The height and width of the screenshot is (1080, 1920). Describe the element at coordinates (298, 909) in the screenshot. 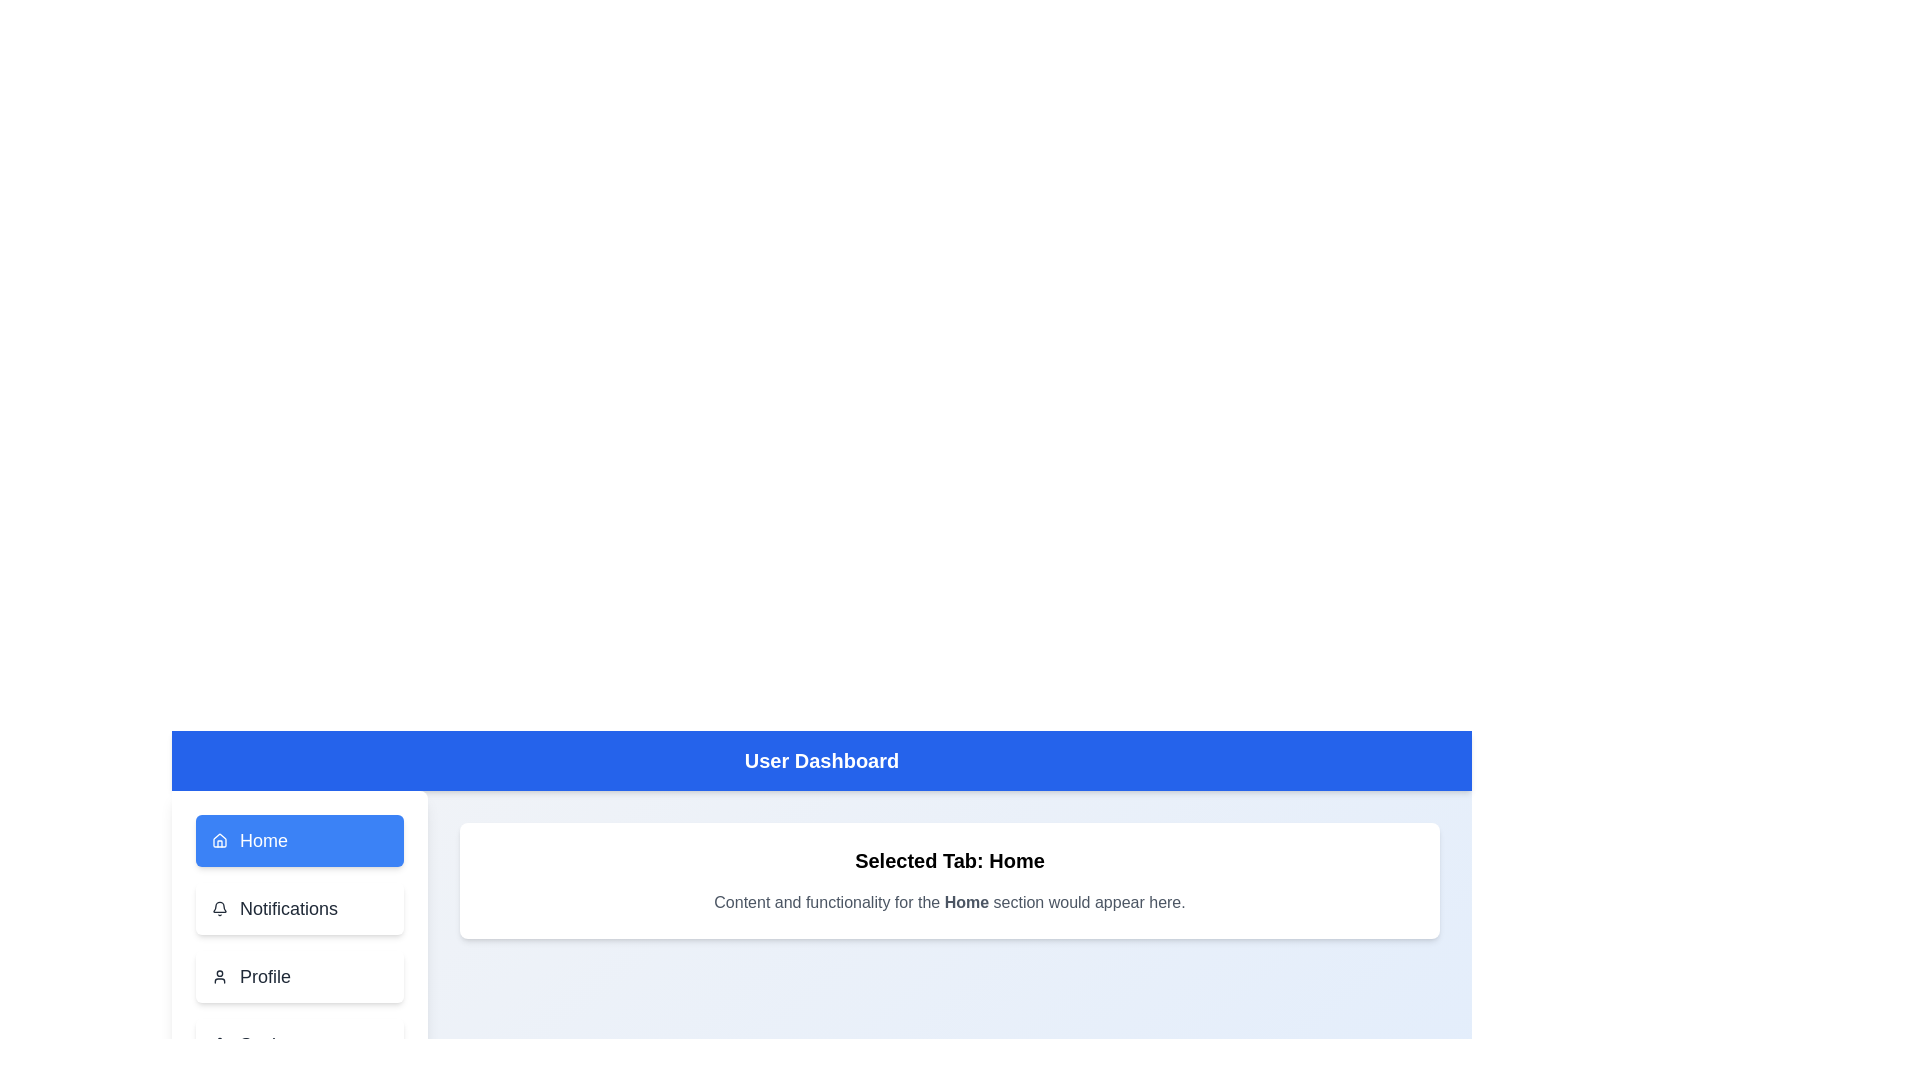

I see `the navigation button labeled Notifications` at that location.